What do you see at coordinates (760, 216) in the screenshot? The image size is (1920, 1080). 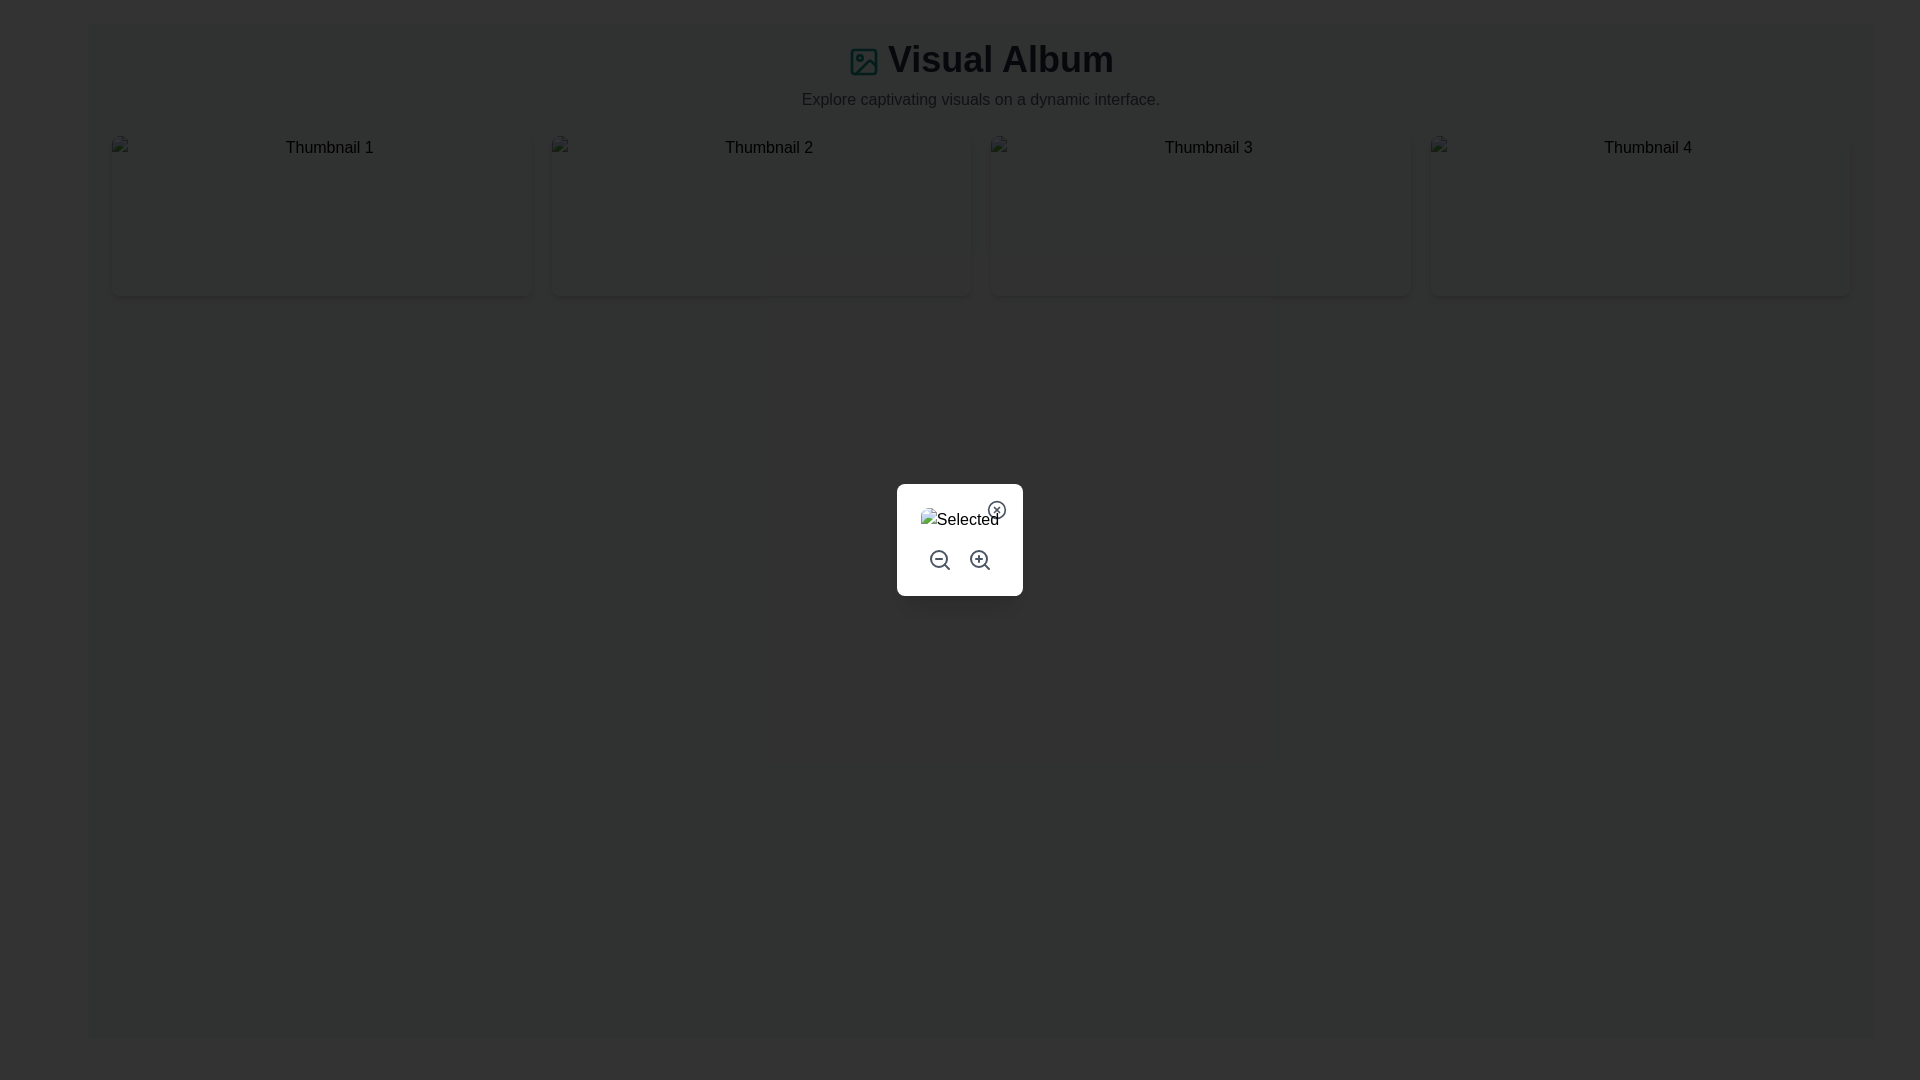 I see `the second thumbnail in the clickable thumbnail interface` at bounding box center [760, 216].